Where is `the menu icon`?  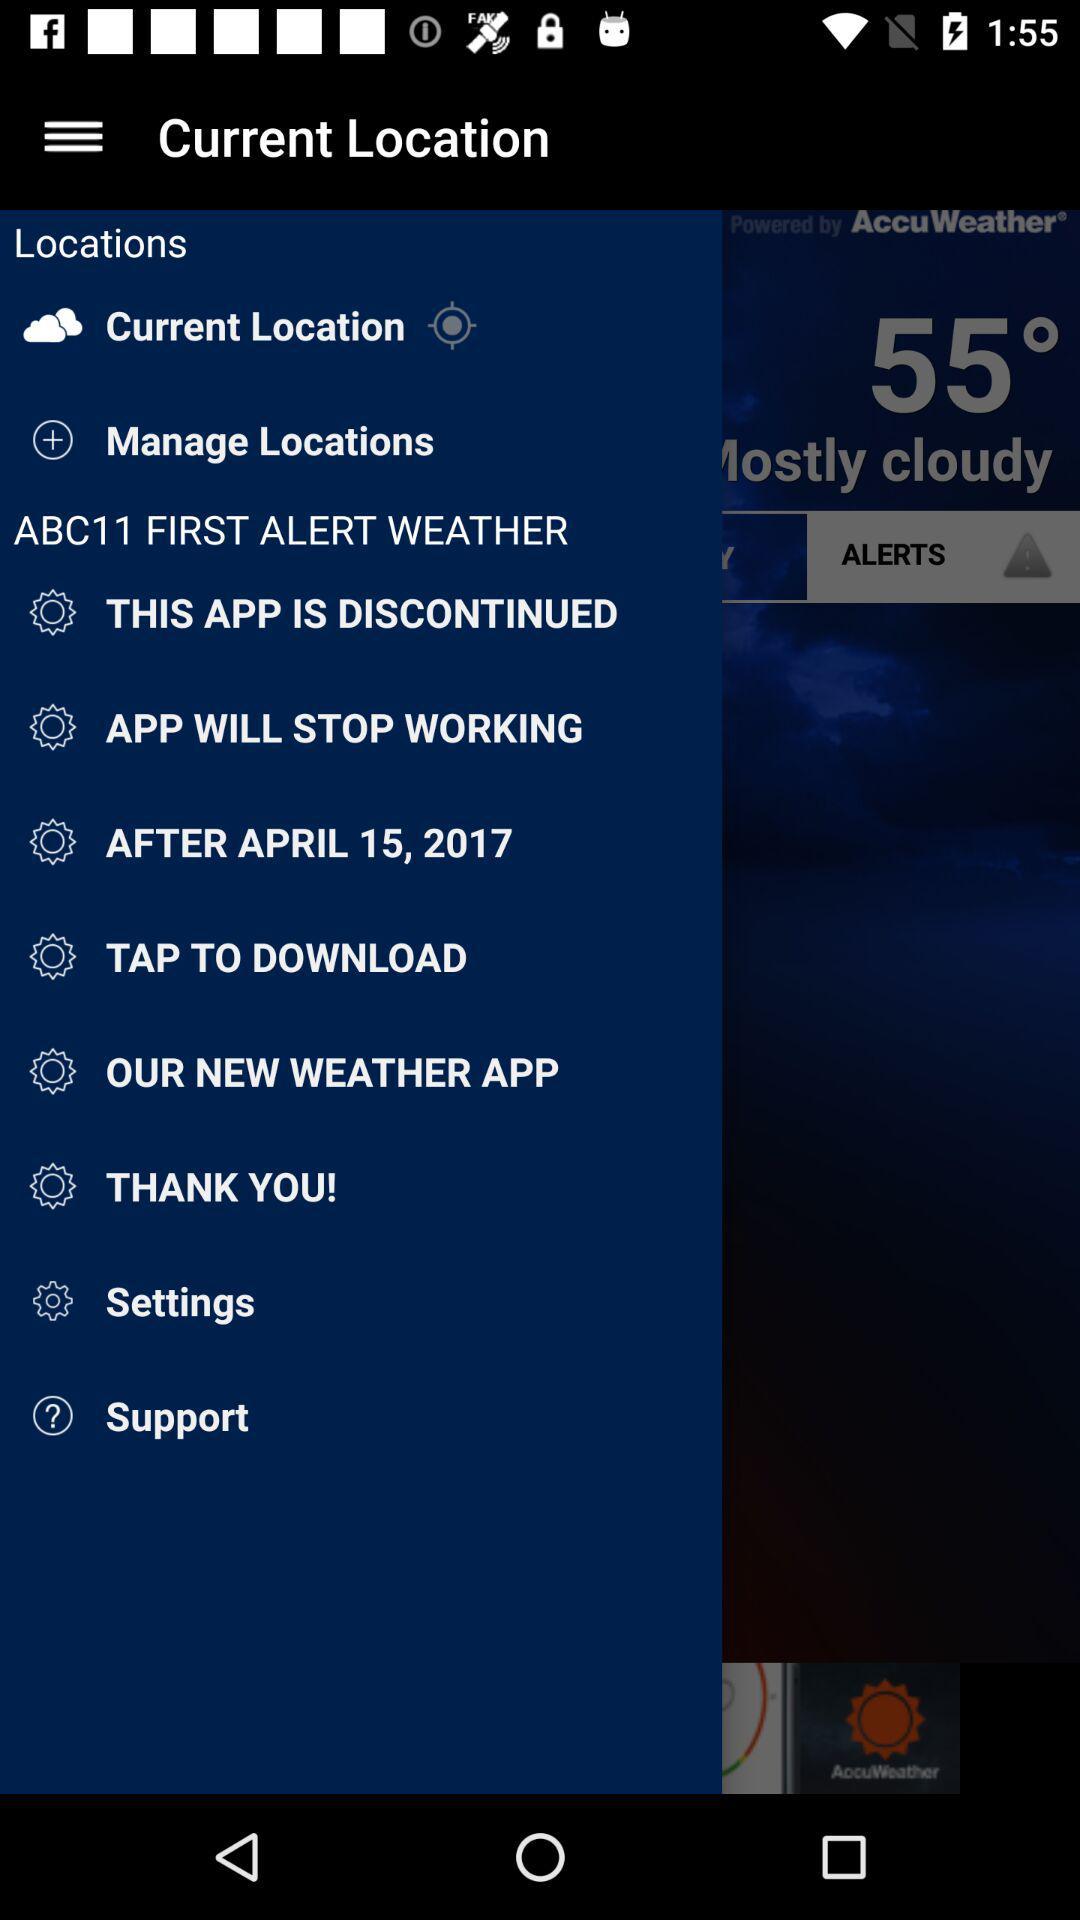
the menu icon is located at coordinates (72, 135).